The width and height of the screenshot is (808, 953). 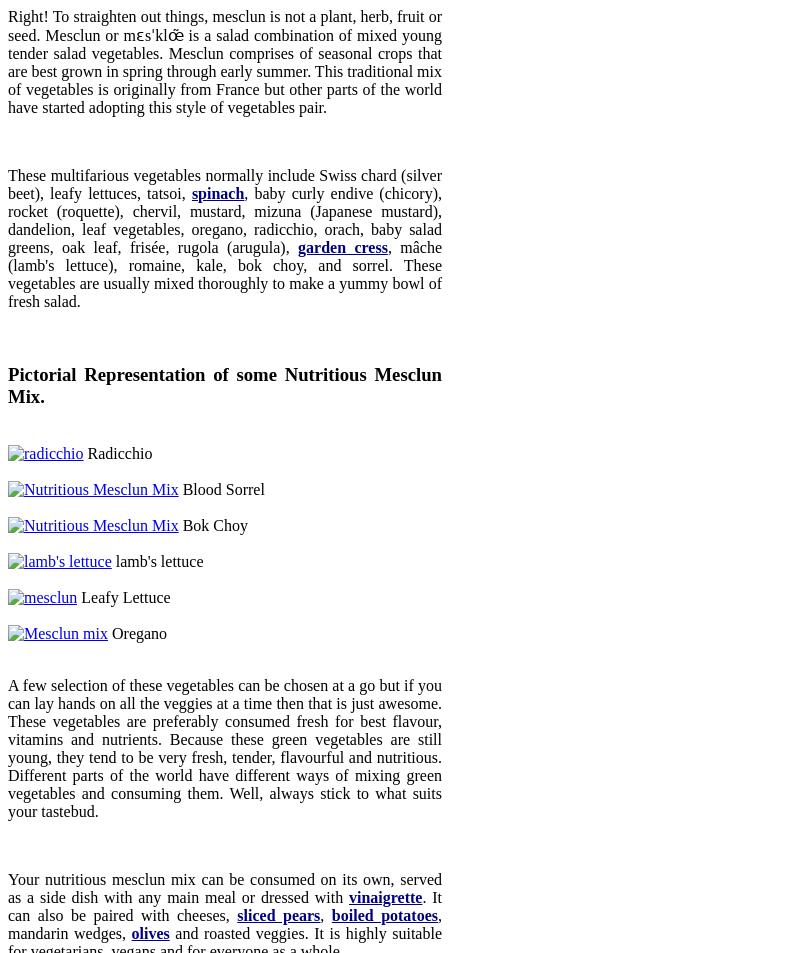 I want to click on 'Your nutritious mesclun mix can be consumed on its own, served as a side dish with any main meal or dressed with', so click(x=7, y=887).